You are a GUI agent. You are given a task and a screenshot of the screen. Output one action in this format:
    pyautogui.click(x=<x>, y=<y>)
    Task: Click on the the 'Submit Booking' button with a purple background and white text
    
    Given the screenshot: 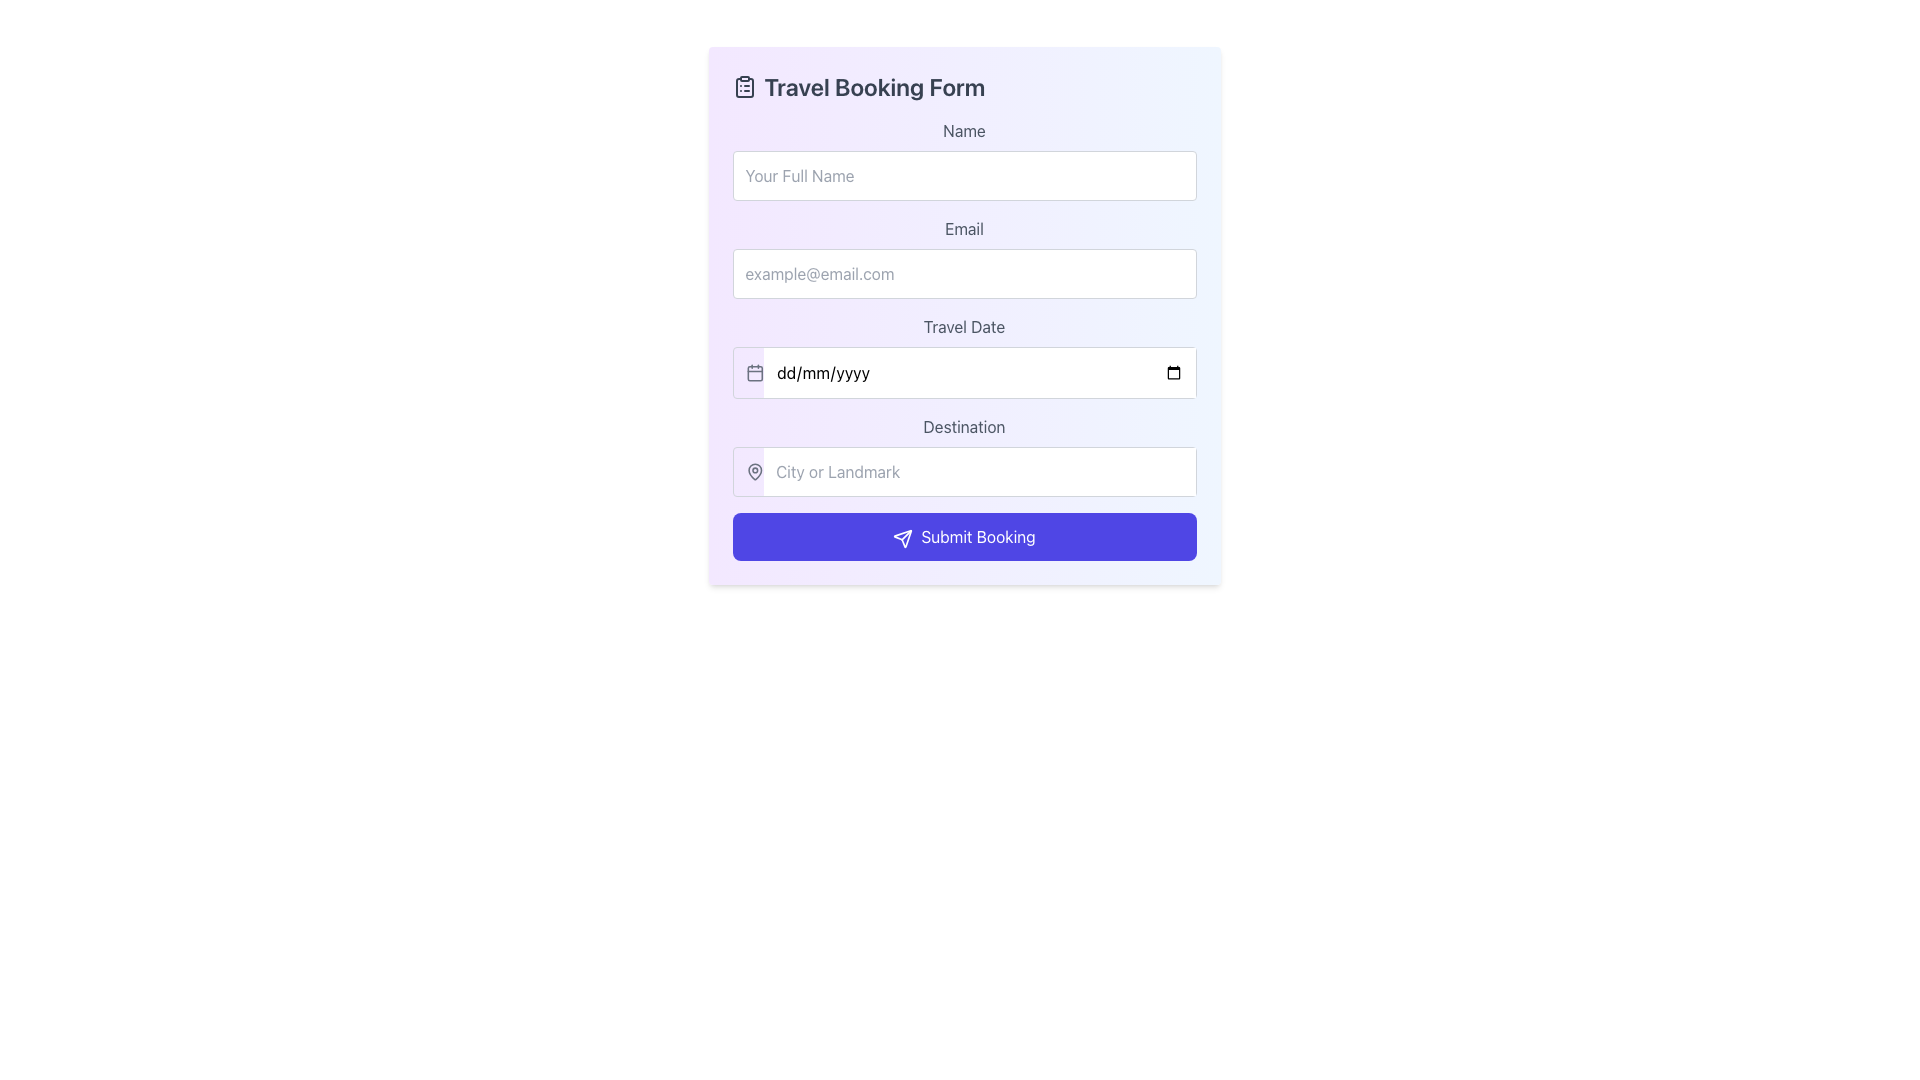 What is the action you would take?
    pyautogui.click(x=964, y=535)
    